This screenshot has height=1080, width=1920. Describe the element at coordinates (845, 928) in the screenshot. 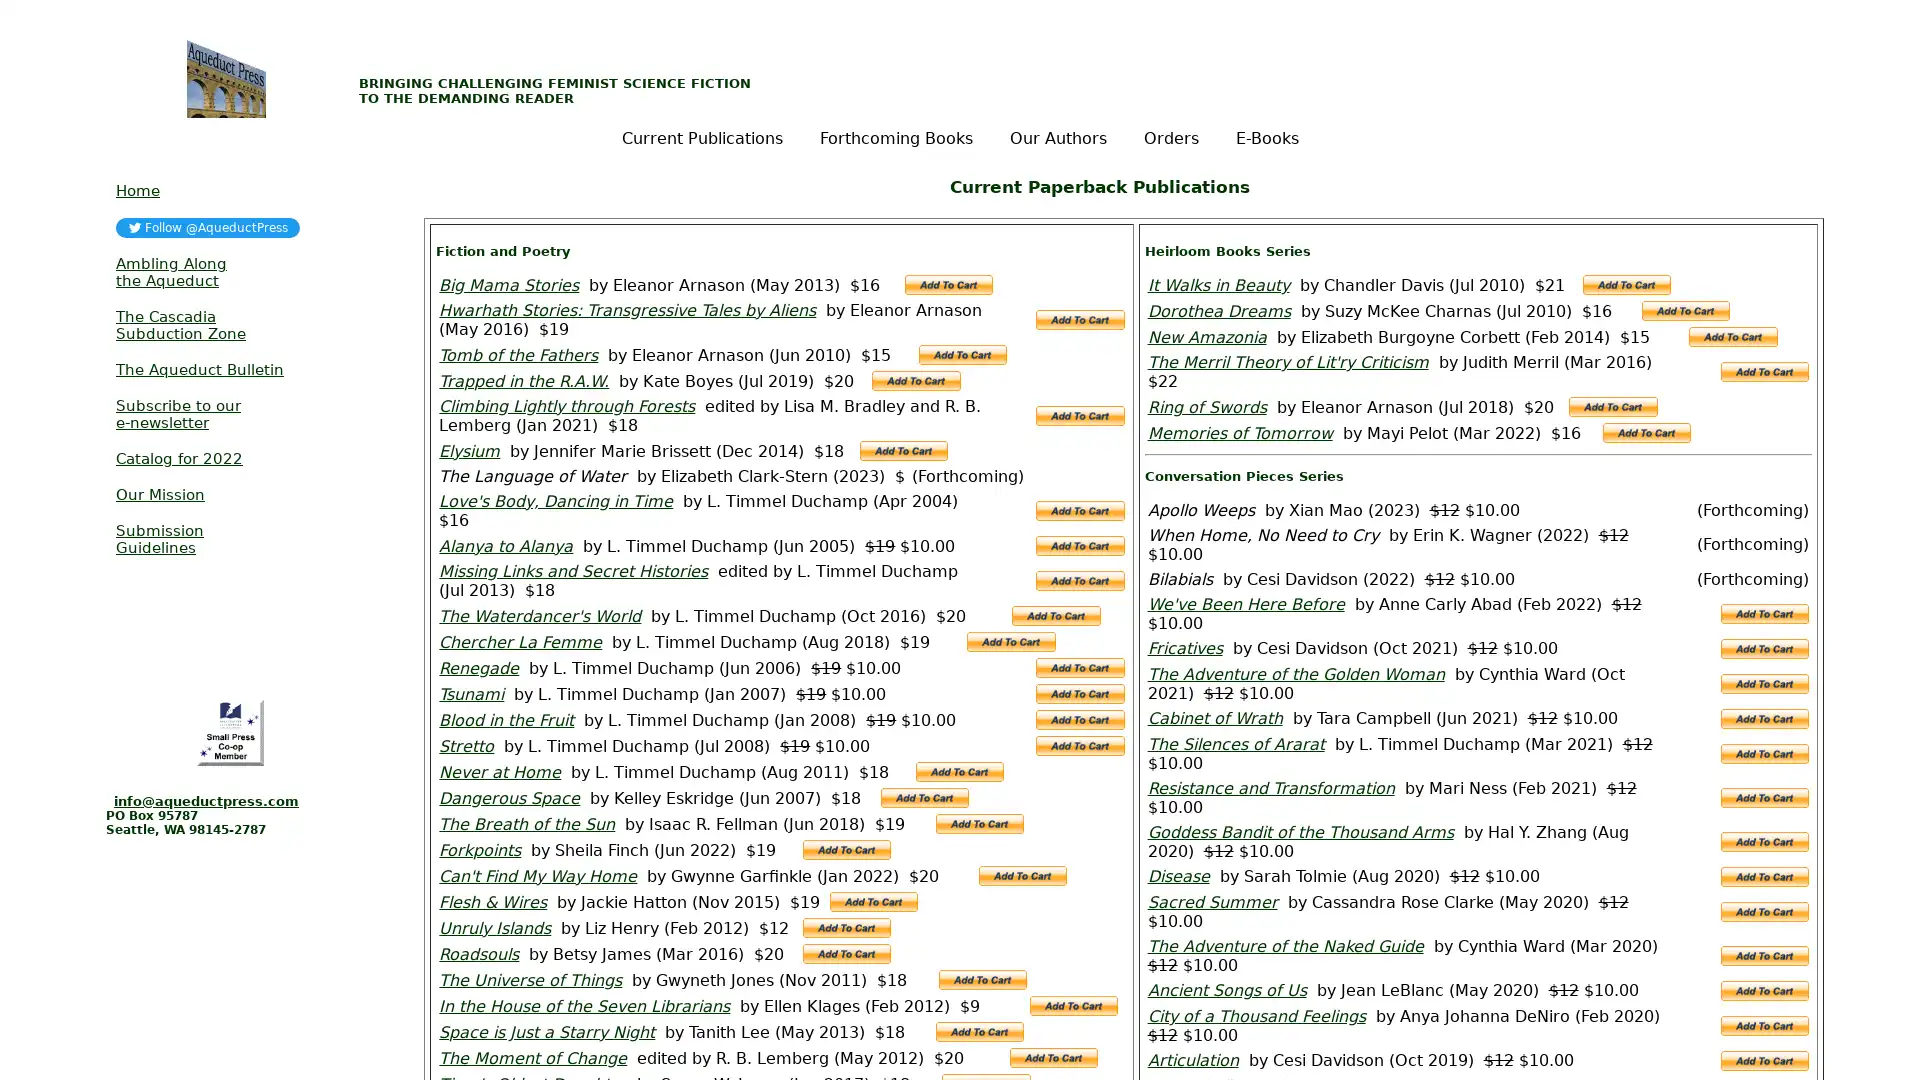

I see `Make payments with PayPal - it\'s fast, free and secure!` at that location.